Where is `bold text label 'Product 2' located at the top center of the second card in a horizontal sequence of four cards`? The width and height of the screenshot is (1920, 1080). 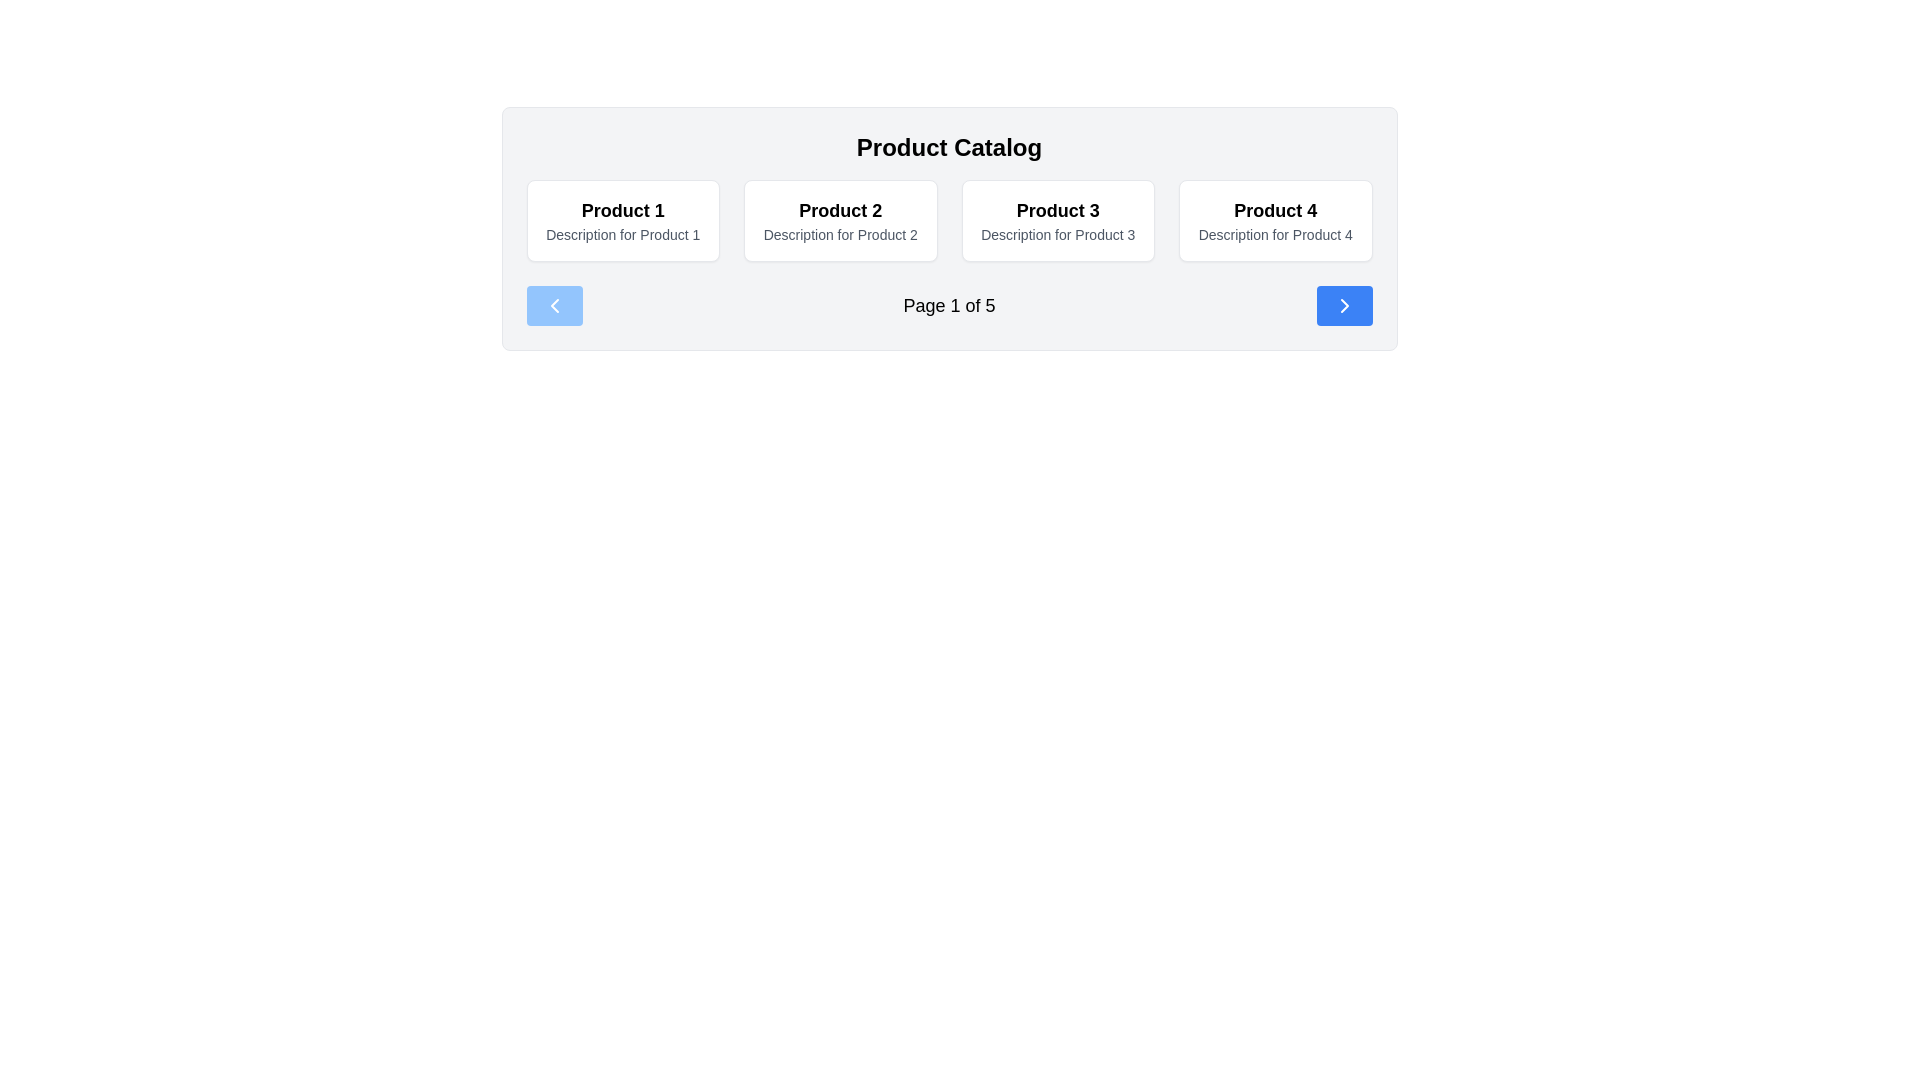 bold text label 'Product 2' located at the top center of the second card in a horizontal sequence of four cards is located at coordinates (840, 211).